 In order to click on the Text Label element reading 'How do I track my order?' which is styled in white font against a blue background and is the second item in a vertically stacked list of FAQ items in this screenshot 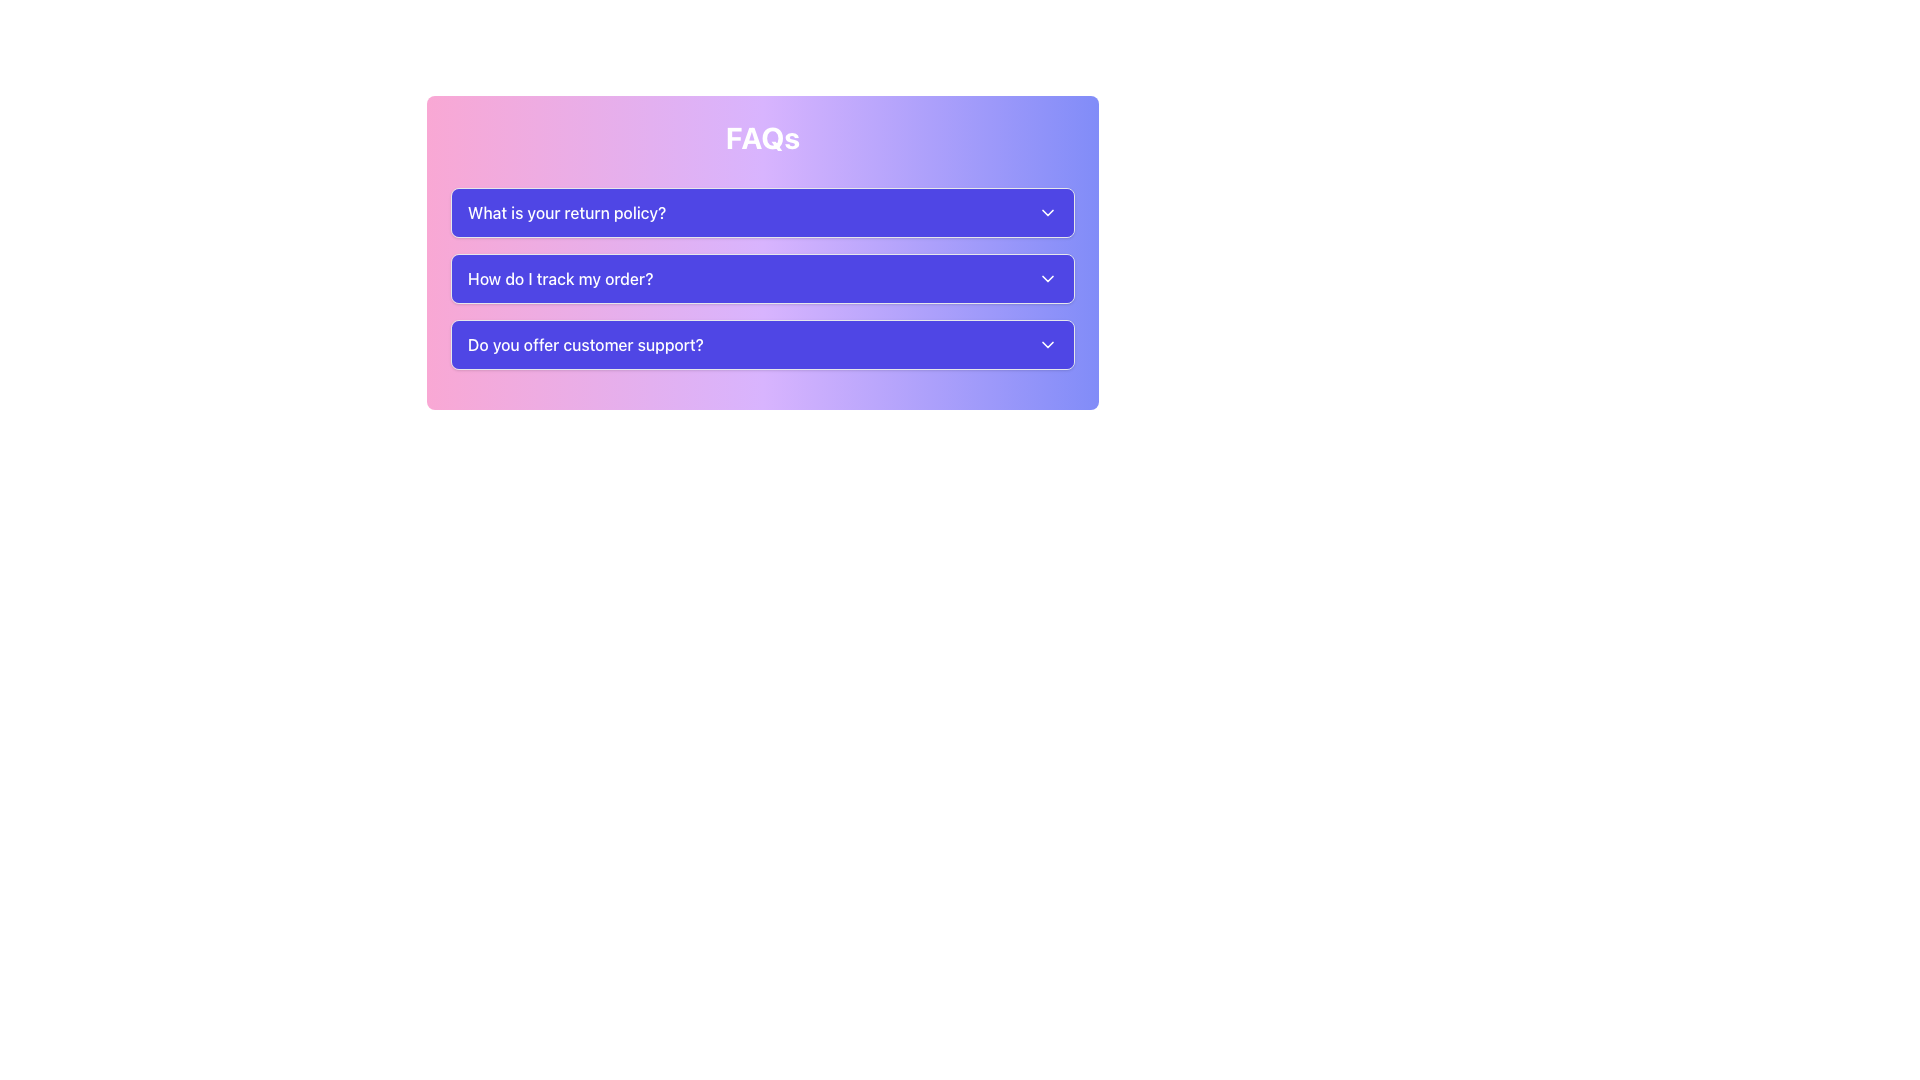, I will do `click(560, 278)`.